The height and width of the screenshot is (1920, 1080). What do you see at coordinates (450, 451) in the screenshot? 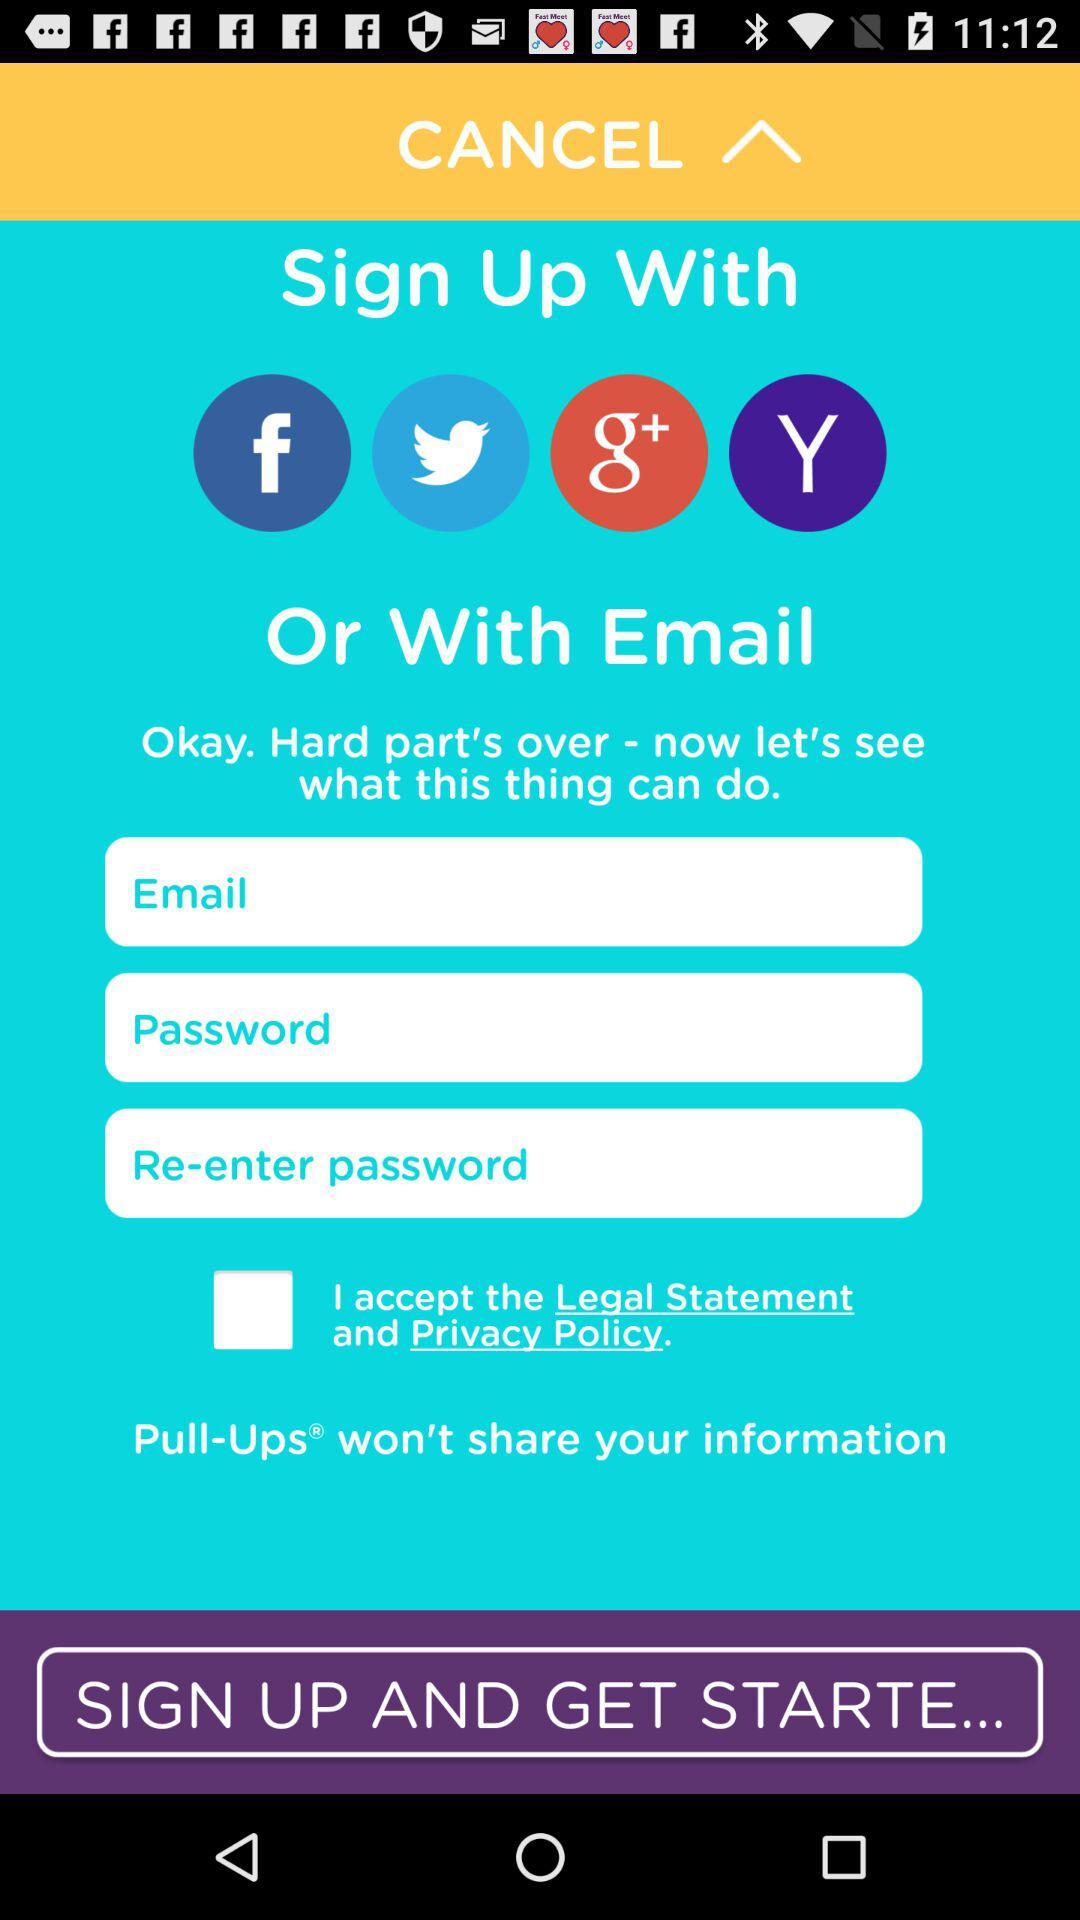
I see `app above or with email app` at bounding box center [450, 451].